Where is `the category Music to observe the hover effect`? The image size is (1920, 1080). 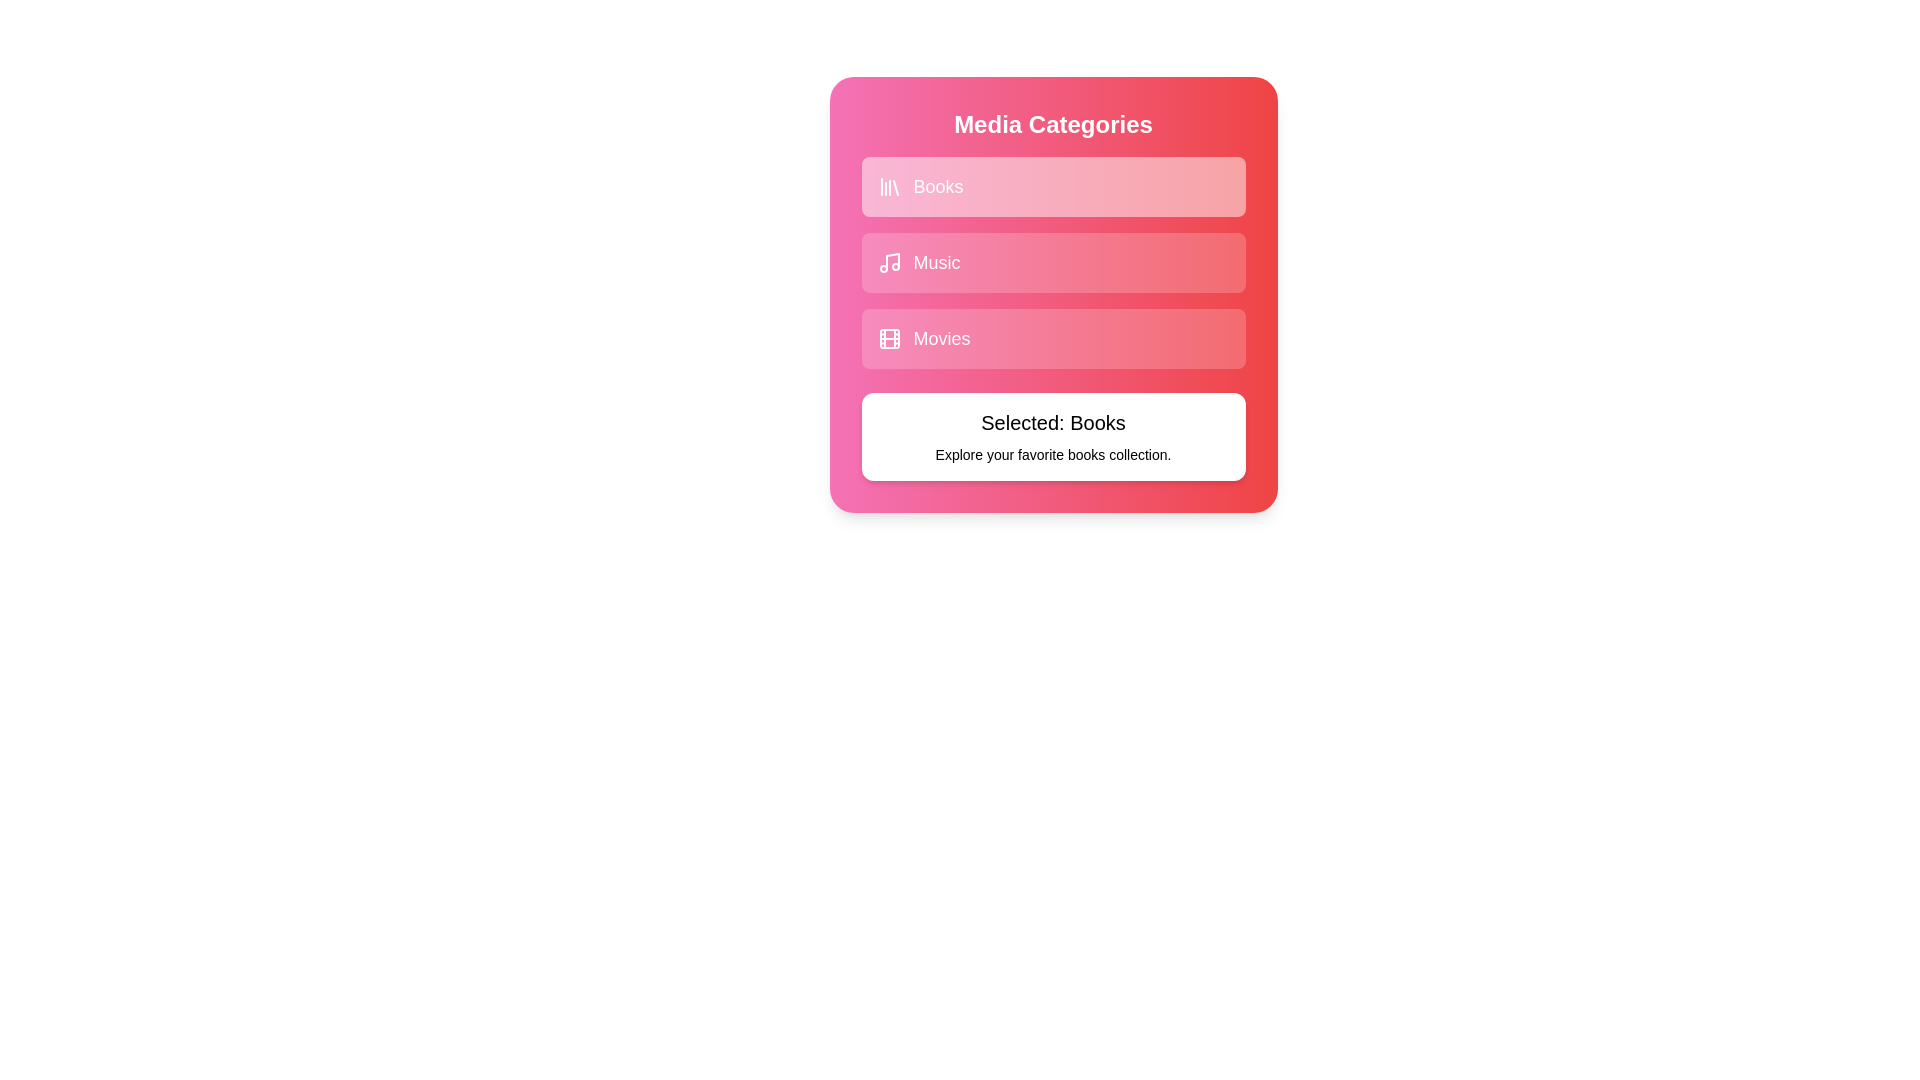 the category Music to observe the hover effect is located at coordinates (1052, 261).